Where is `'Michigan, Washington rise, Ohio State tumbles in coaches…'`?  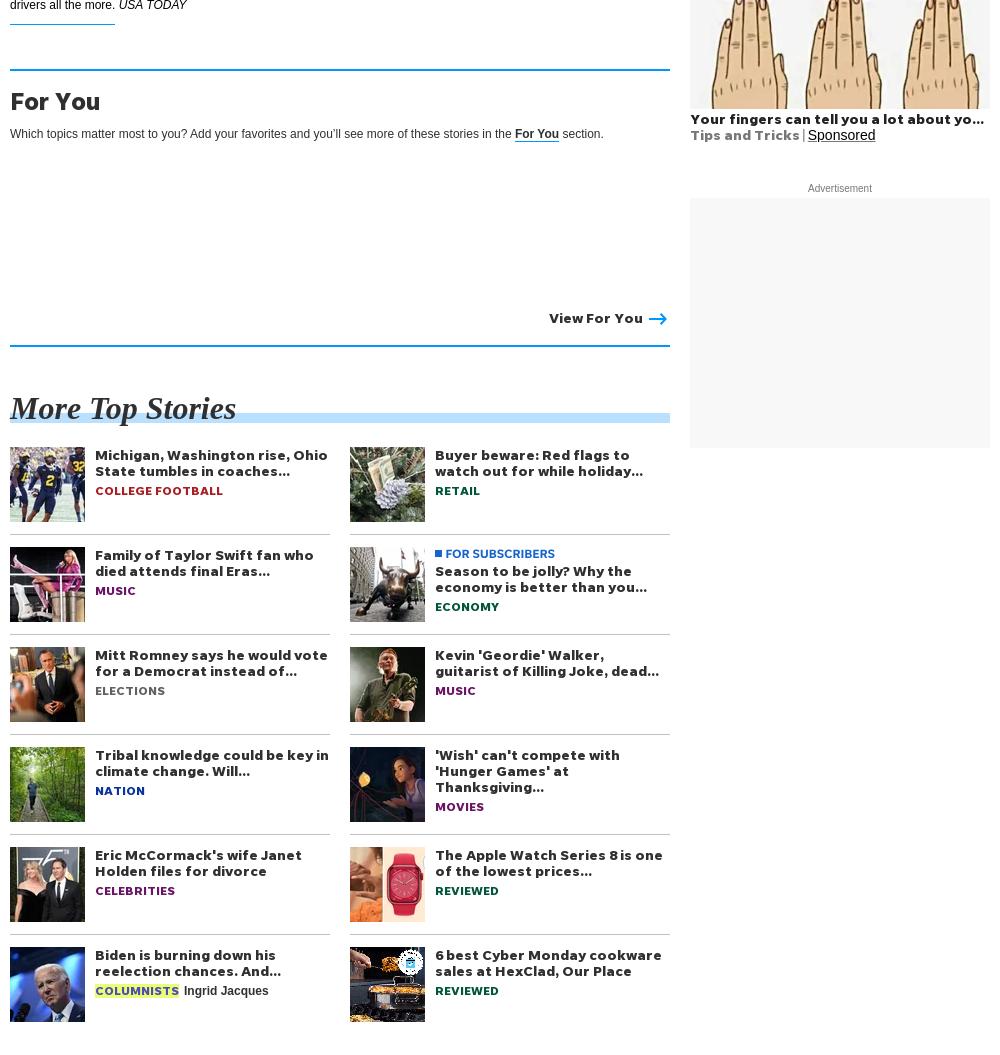 'Michigan, Washington rise, Ohio State tumbles in coaches…' is located at coordinates (210, 461).